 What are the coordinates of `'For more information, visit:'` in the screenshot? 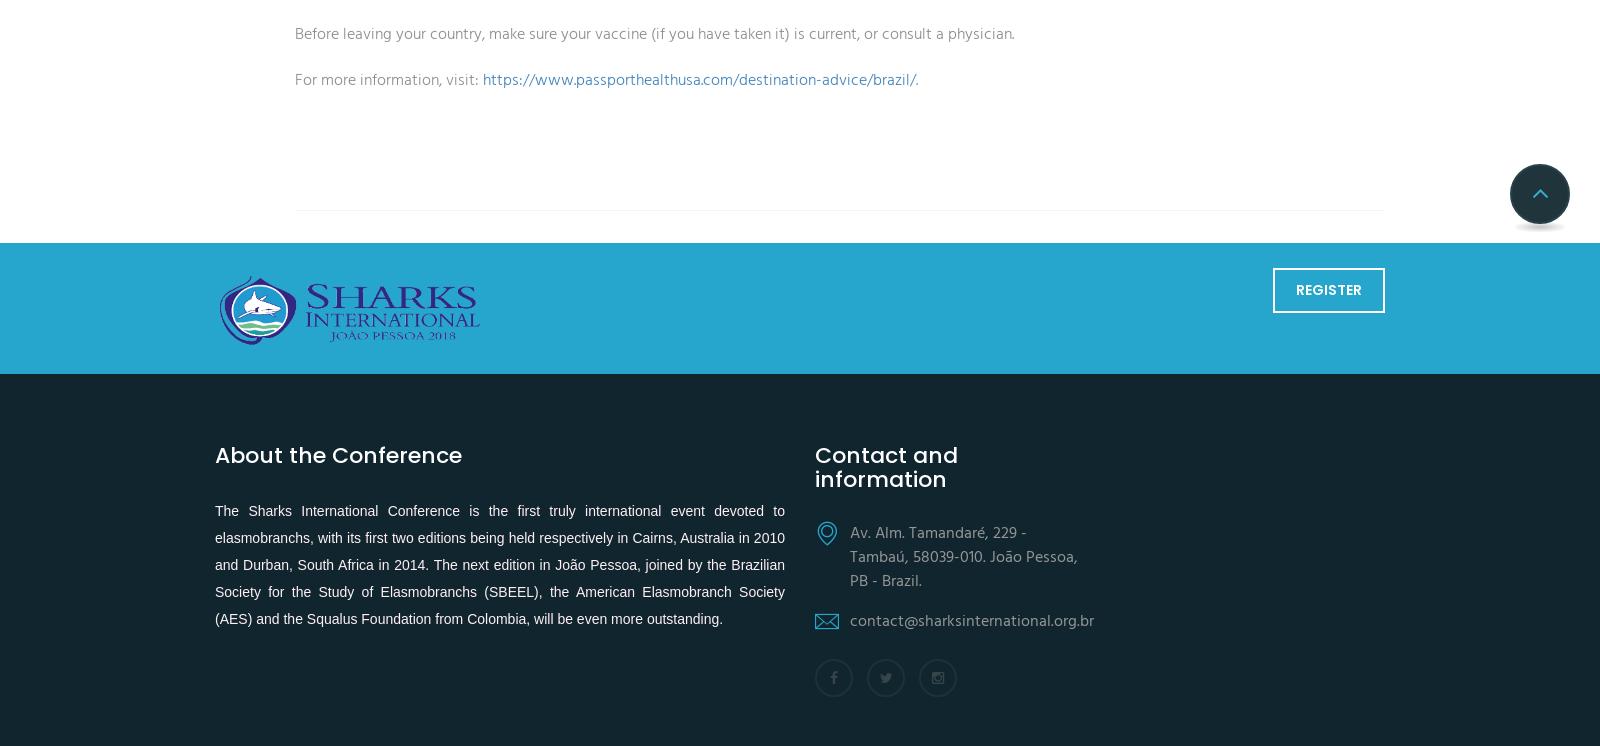 It's located at (388, 62).